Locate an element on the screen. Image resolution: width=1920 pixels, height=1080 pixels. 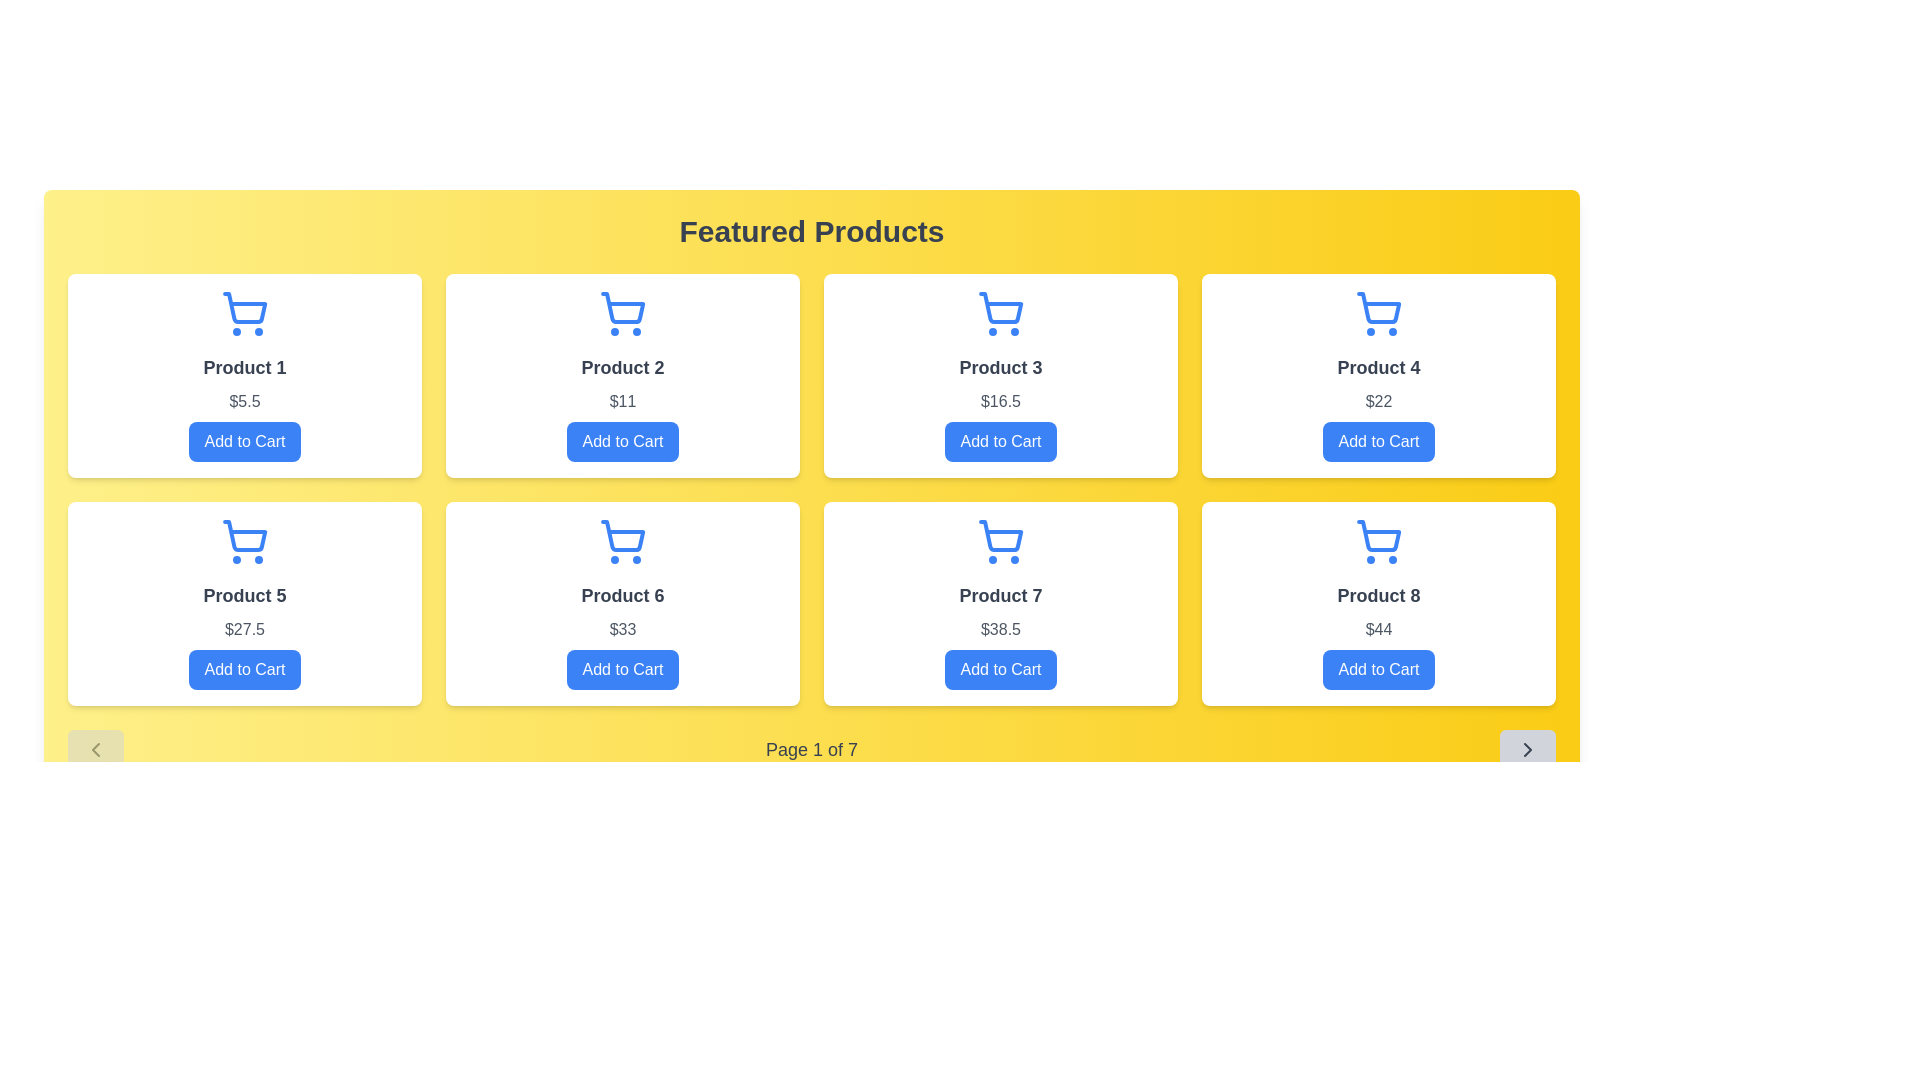
the button located in the fourth product card, directly below the '$22' text and under the shopping cart icon is located at coordinates (1377, 441).